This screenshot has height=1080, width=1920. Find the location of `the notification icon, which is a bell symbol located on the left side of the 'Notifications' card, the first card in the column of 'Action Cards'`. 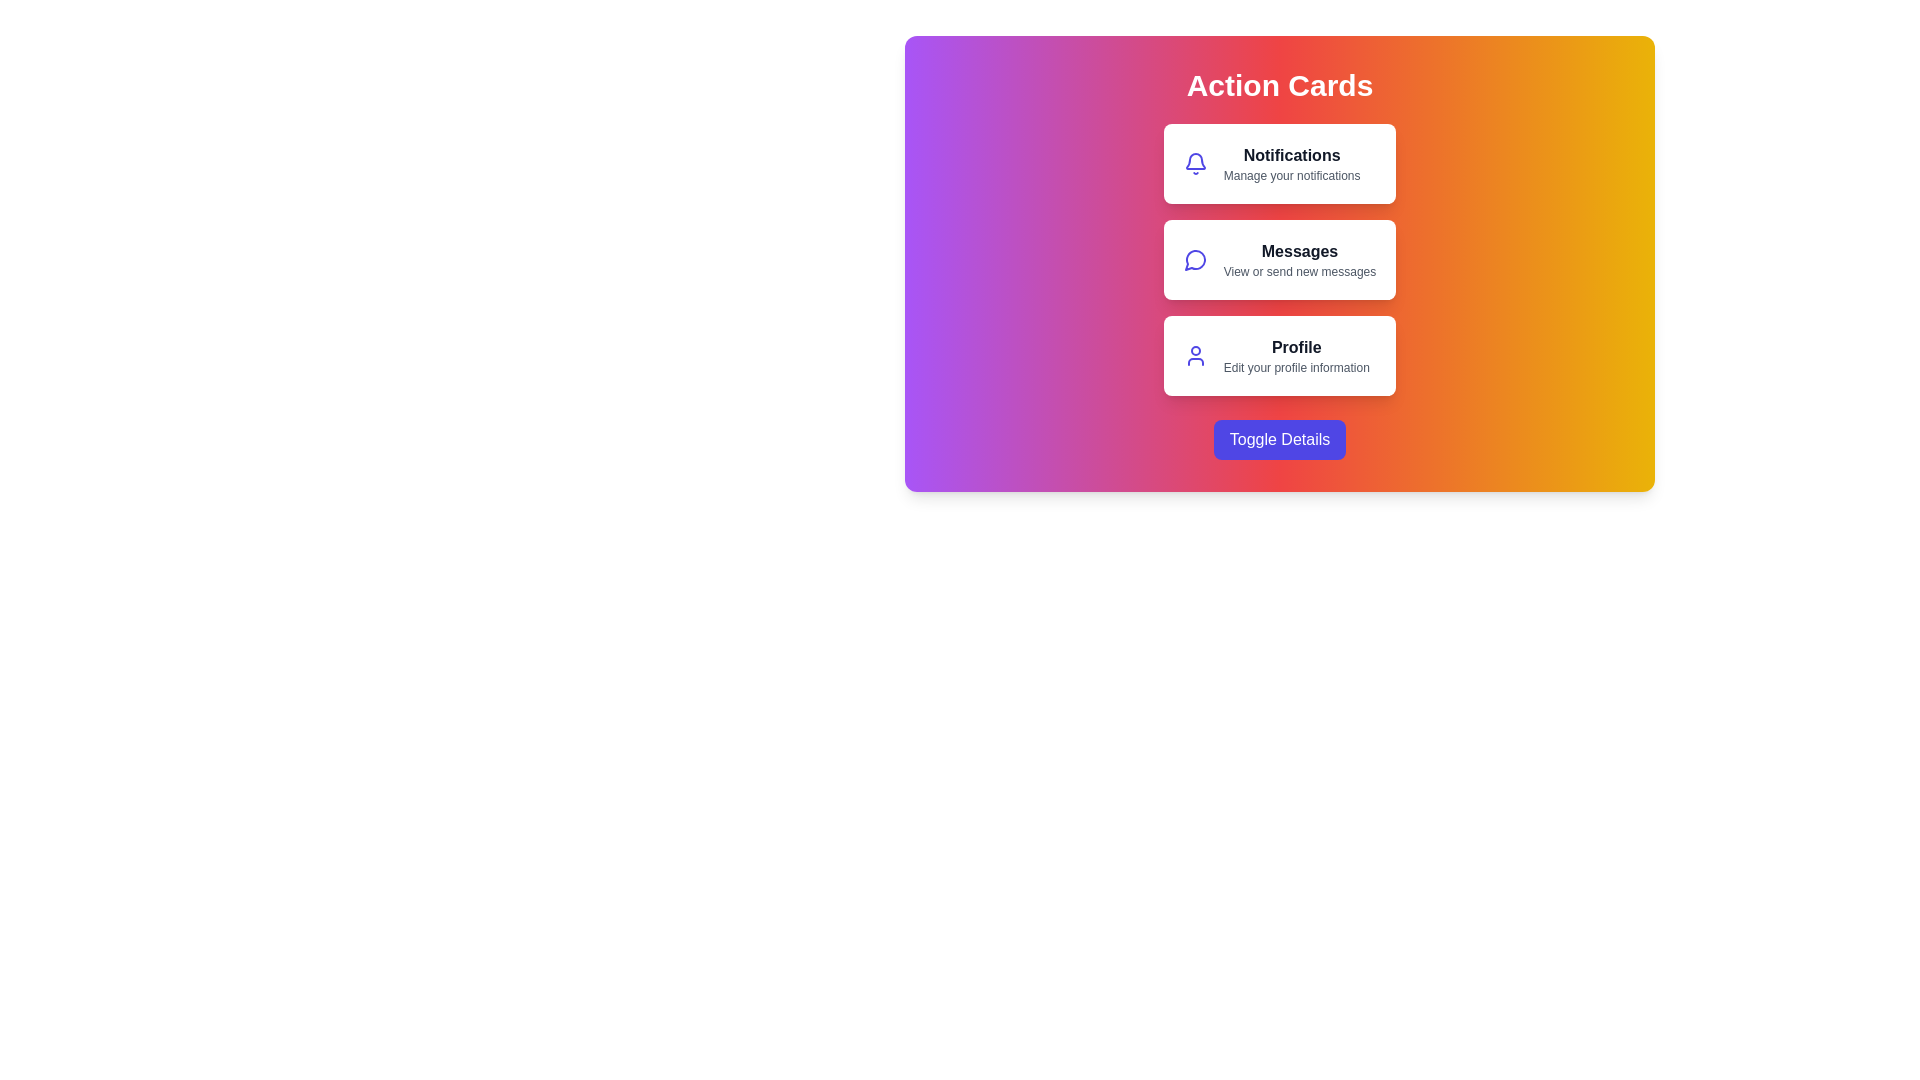

the notification icon, which is a bell symbol located on the left side of the 'Notifications' card, the first card in the column of 'Action Cards' is located at coordinates (1195, 163).